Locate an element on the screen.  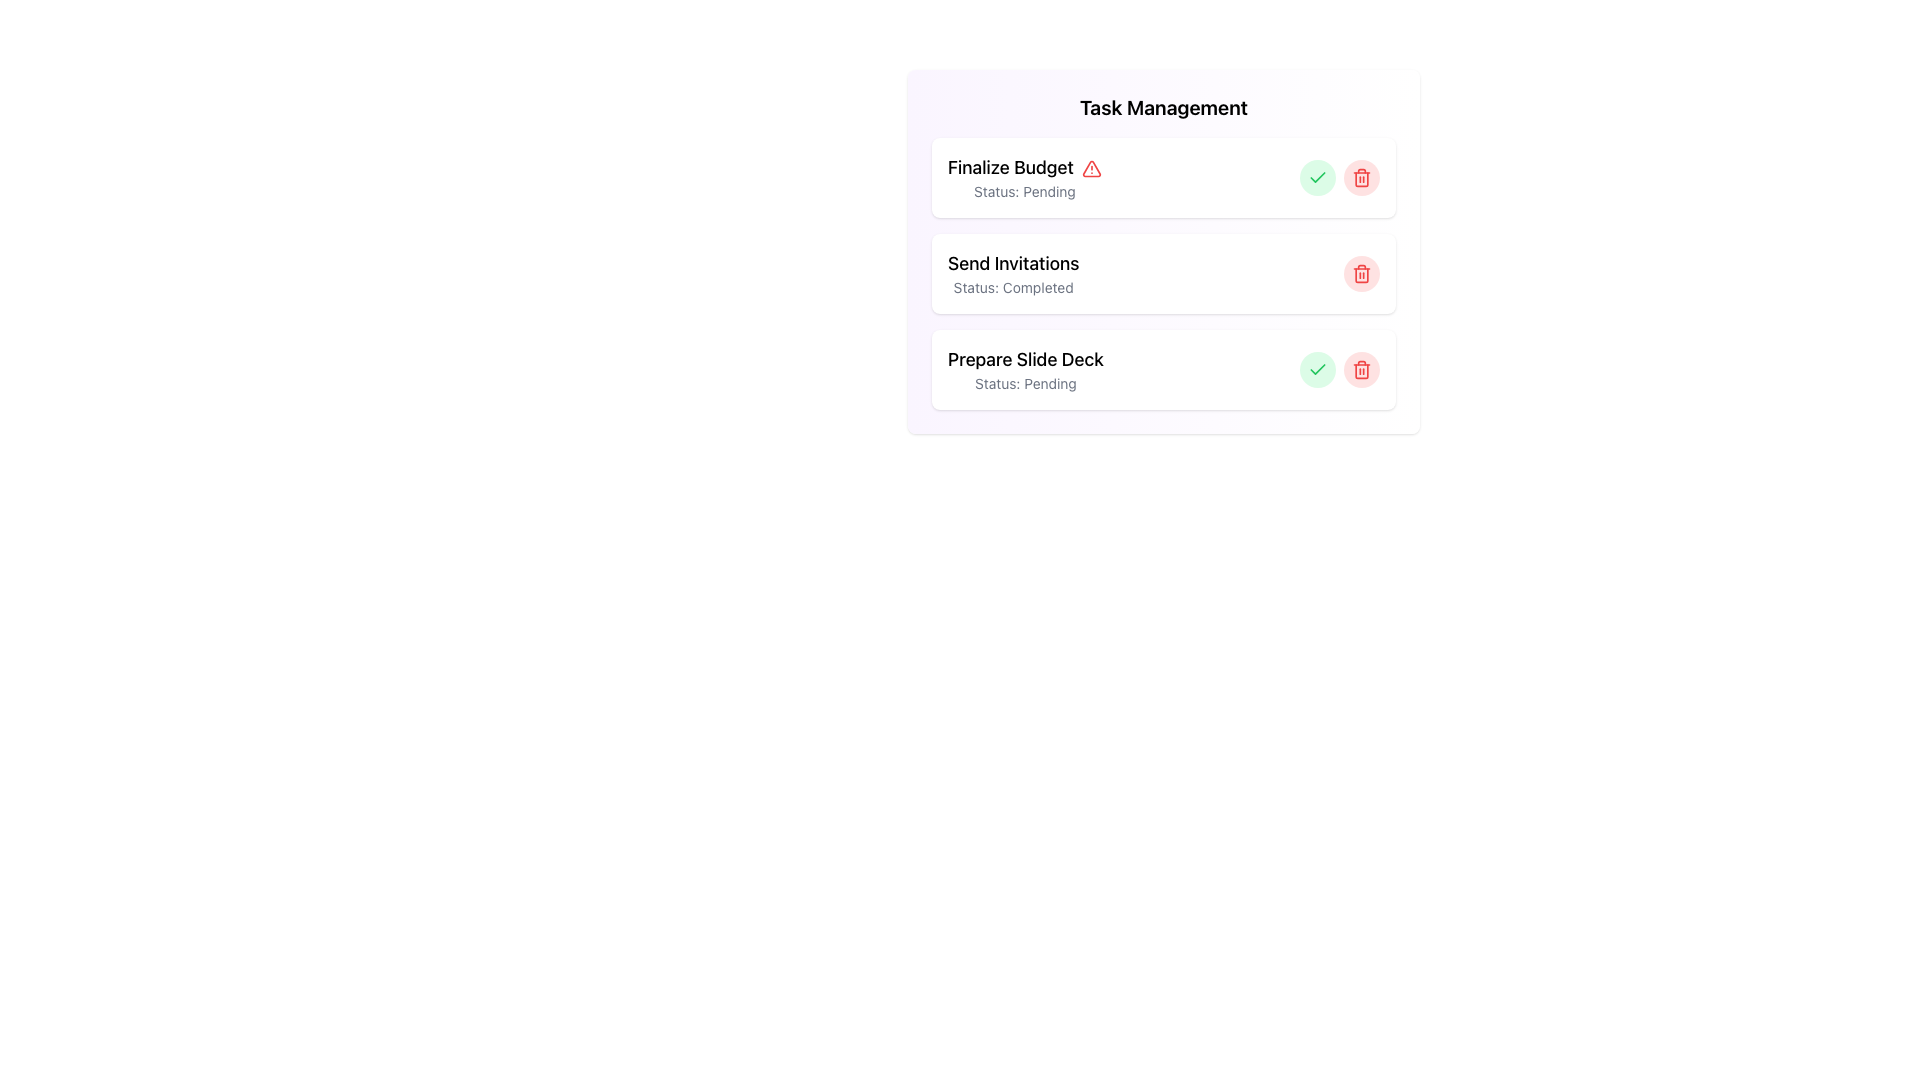
the text label that displays 'Finalize Budget' in bold font, located at the top of the task management list under 'Finalize Budget Status: Pending' is located at coordinates (1024, 167).